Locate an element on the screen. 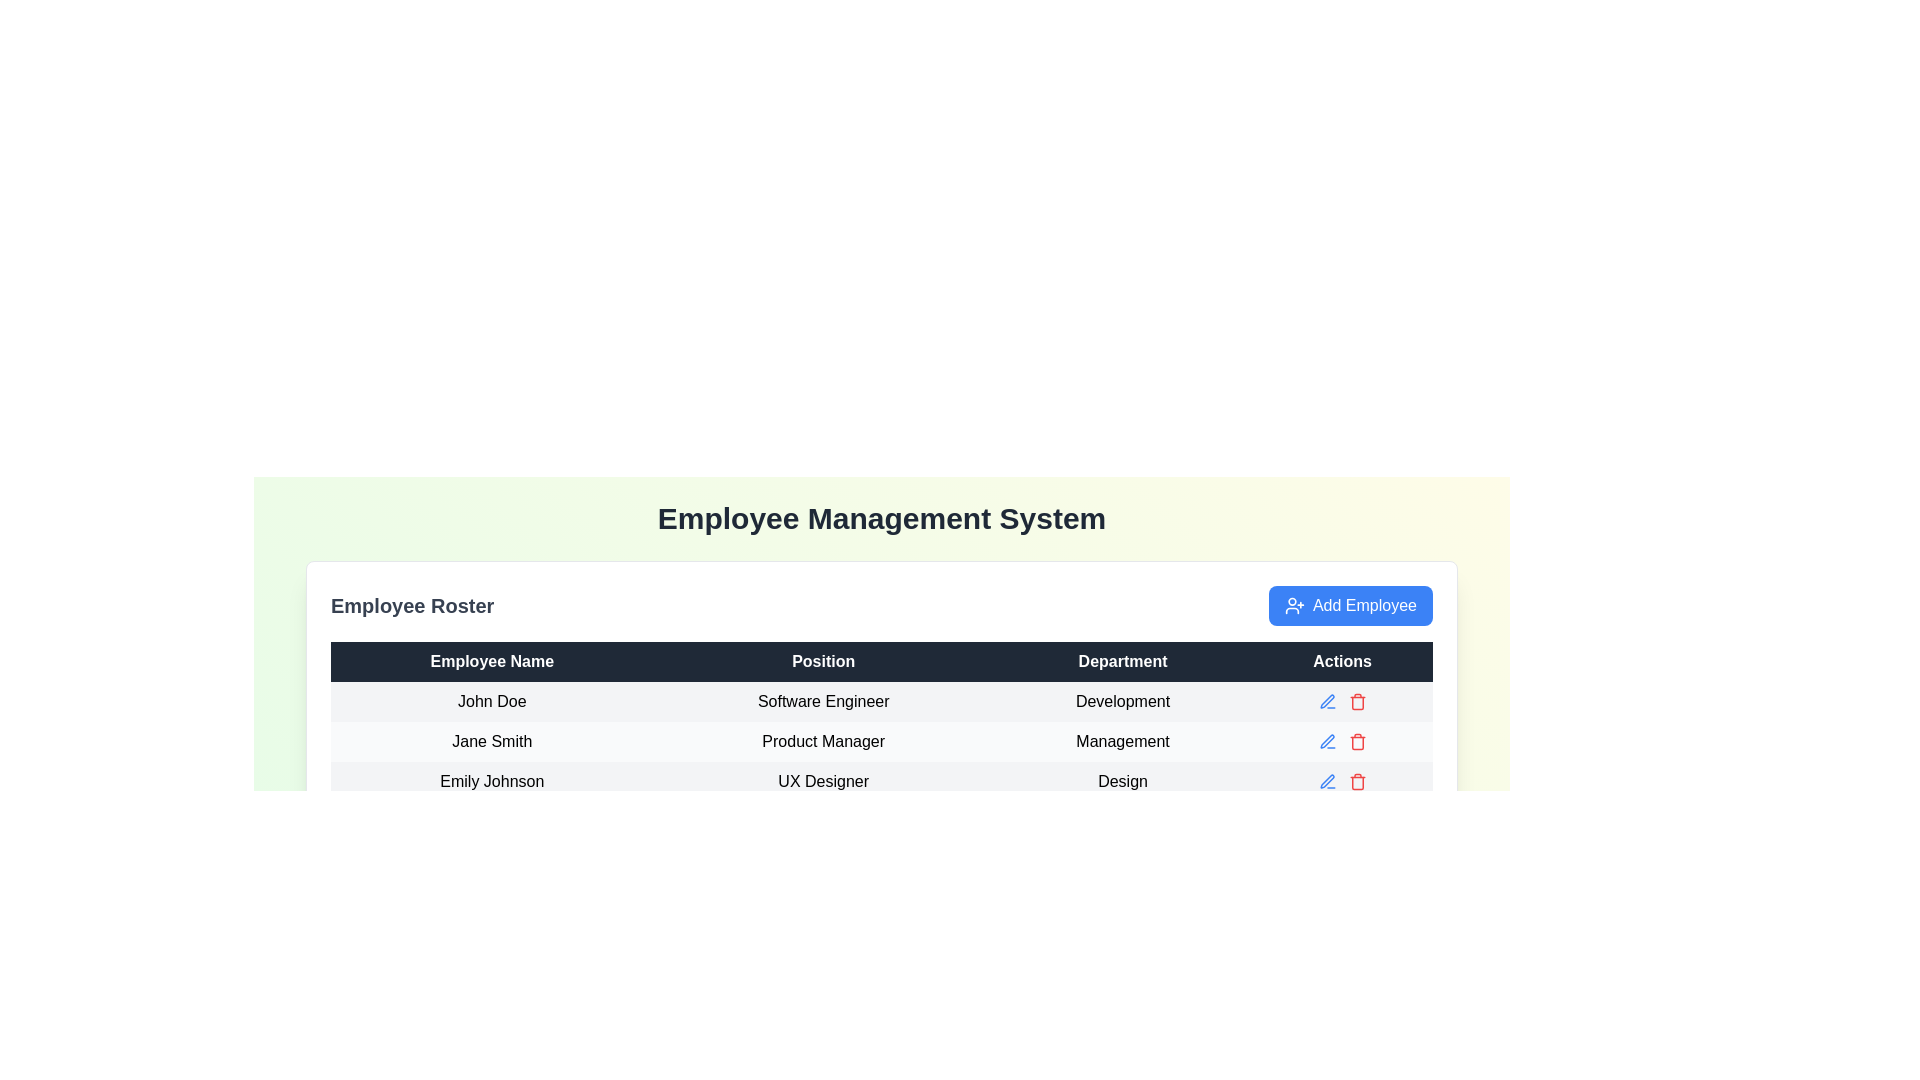 This screenshot has height=1080, width=1920. the red trashcan icon button in the third row of the action column is located at coordinates (1357, 701).